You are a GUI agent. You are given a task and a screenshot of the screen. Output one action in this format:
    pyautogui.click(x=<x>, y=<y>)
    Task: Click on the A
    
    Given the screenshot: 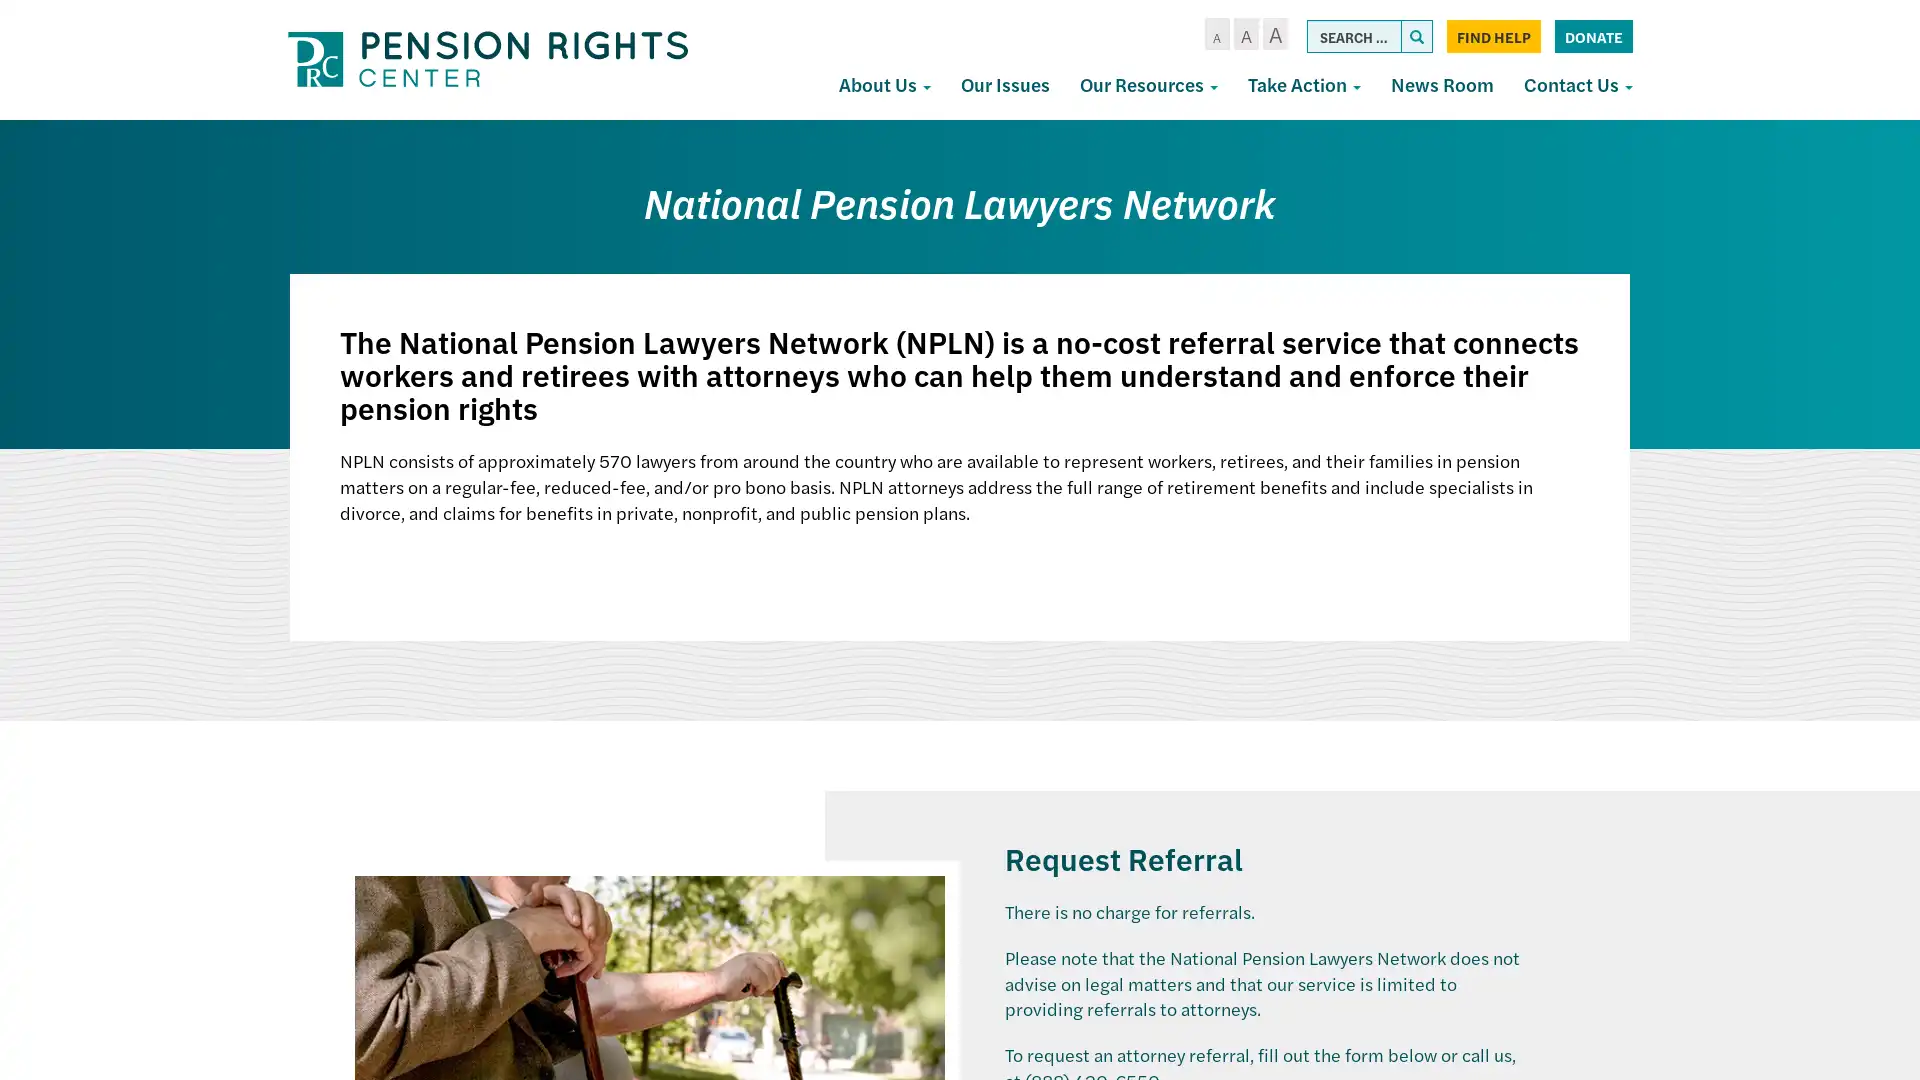 What is the action you would take?
    pyautogui.click(x=1244, y=34)
    